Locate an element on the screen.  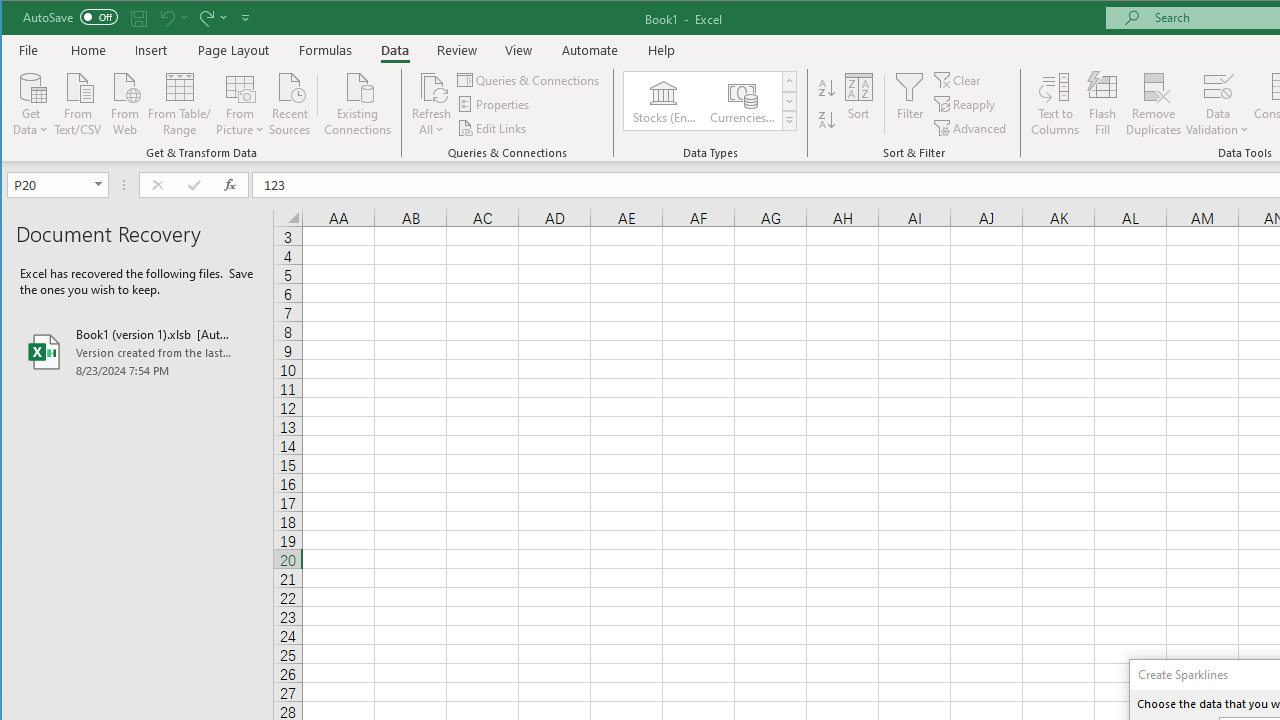
'Class: NetUIImage' is located at coordinates (788, 120).